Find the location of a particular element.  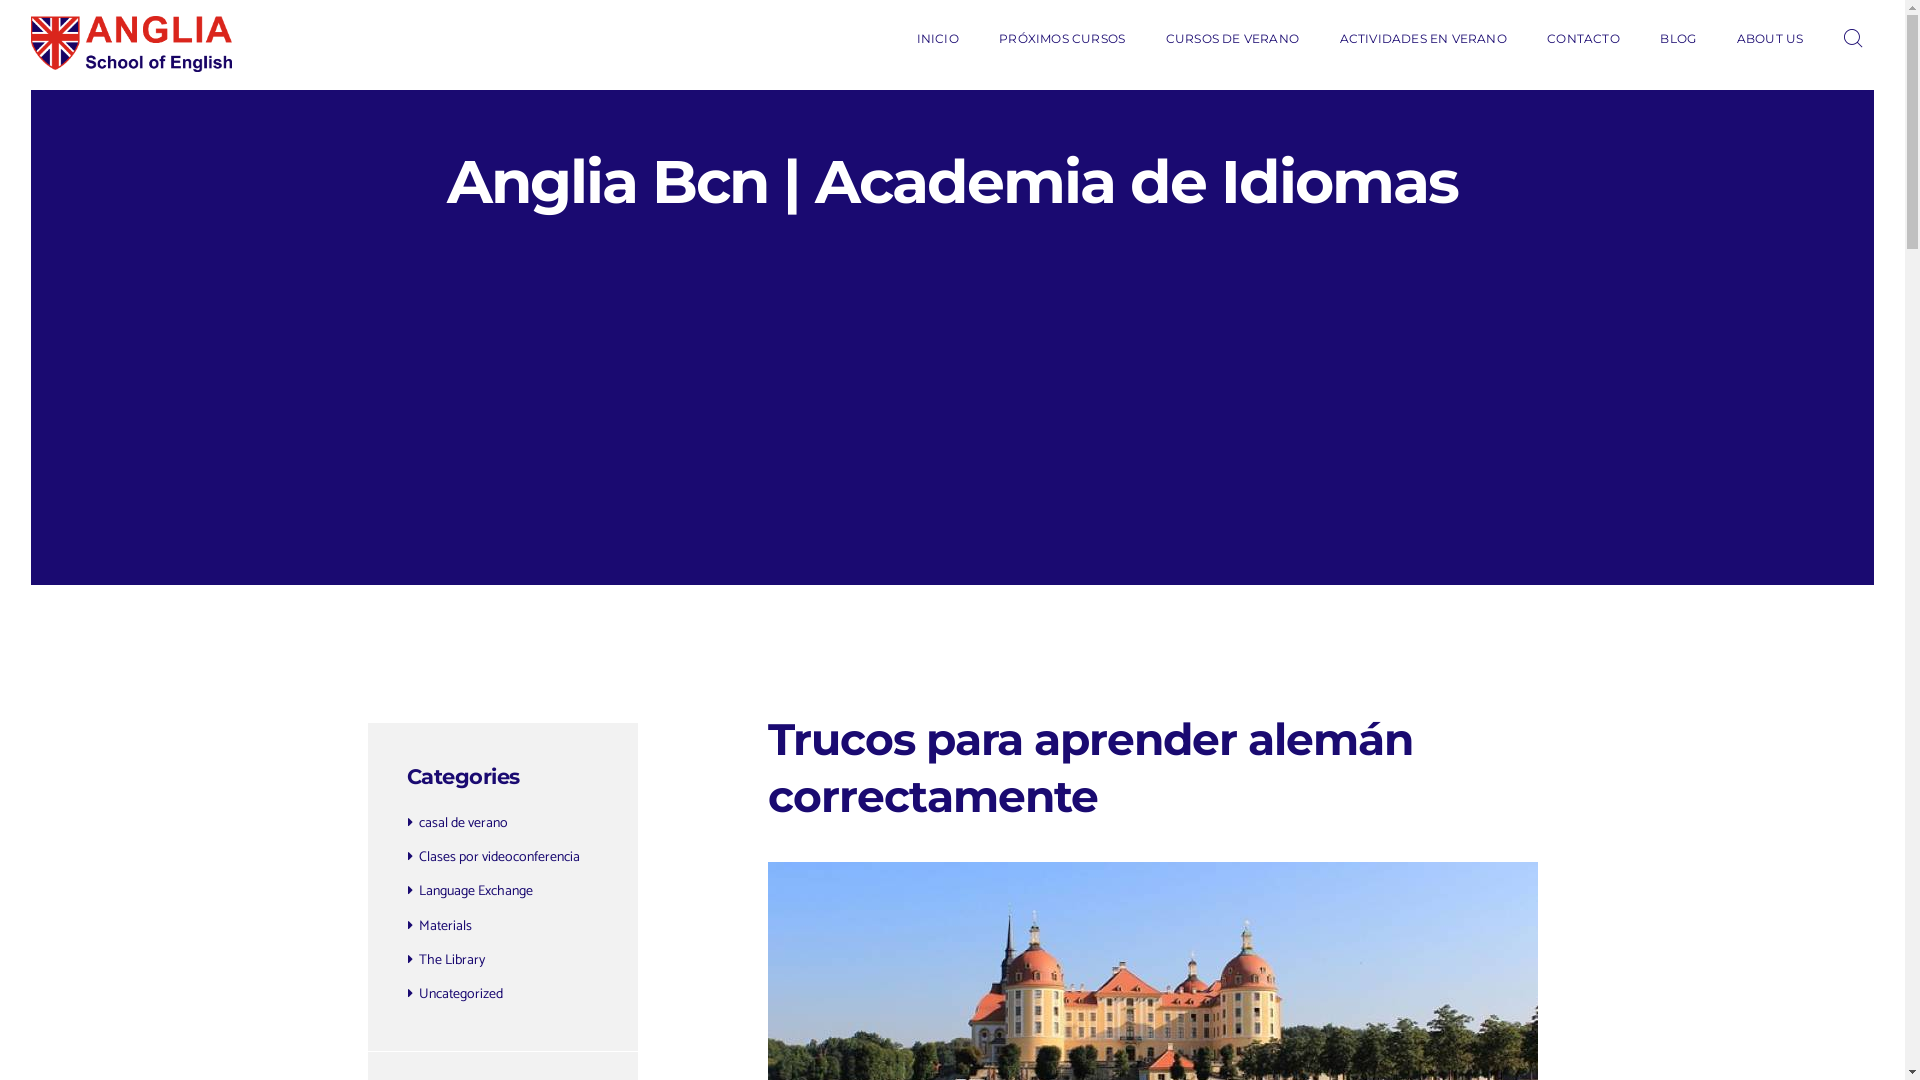

'Open search' is located at coordinates (1856, 38).